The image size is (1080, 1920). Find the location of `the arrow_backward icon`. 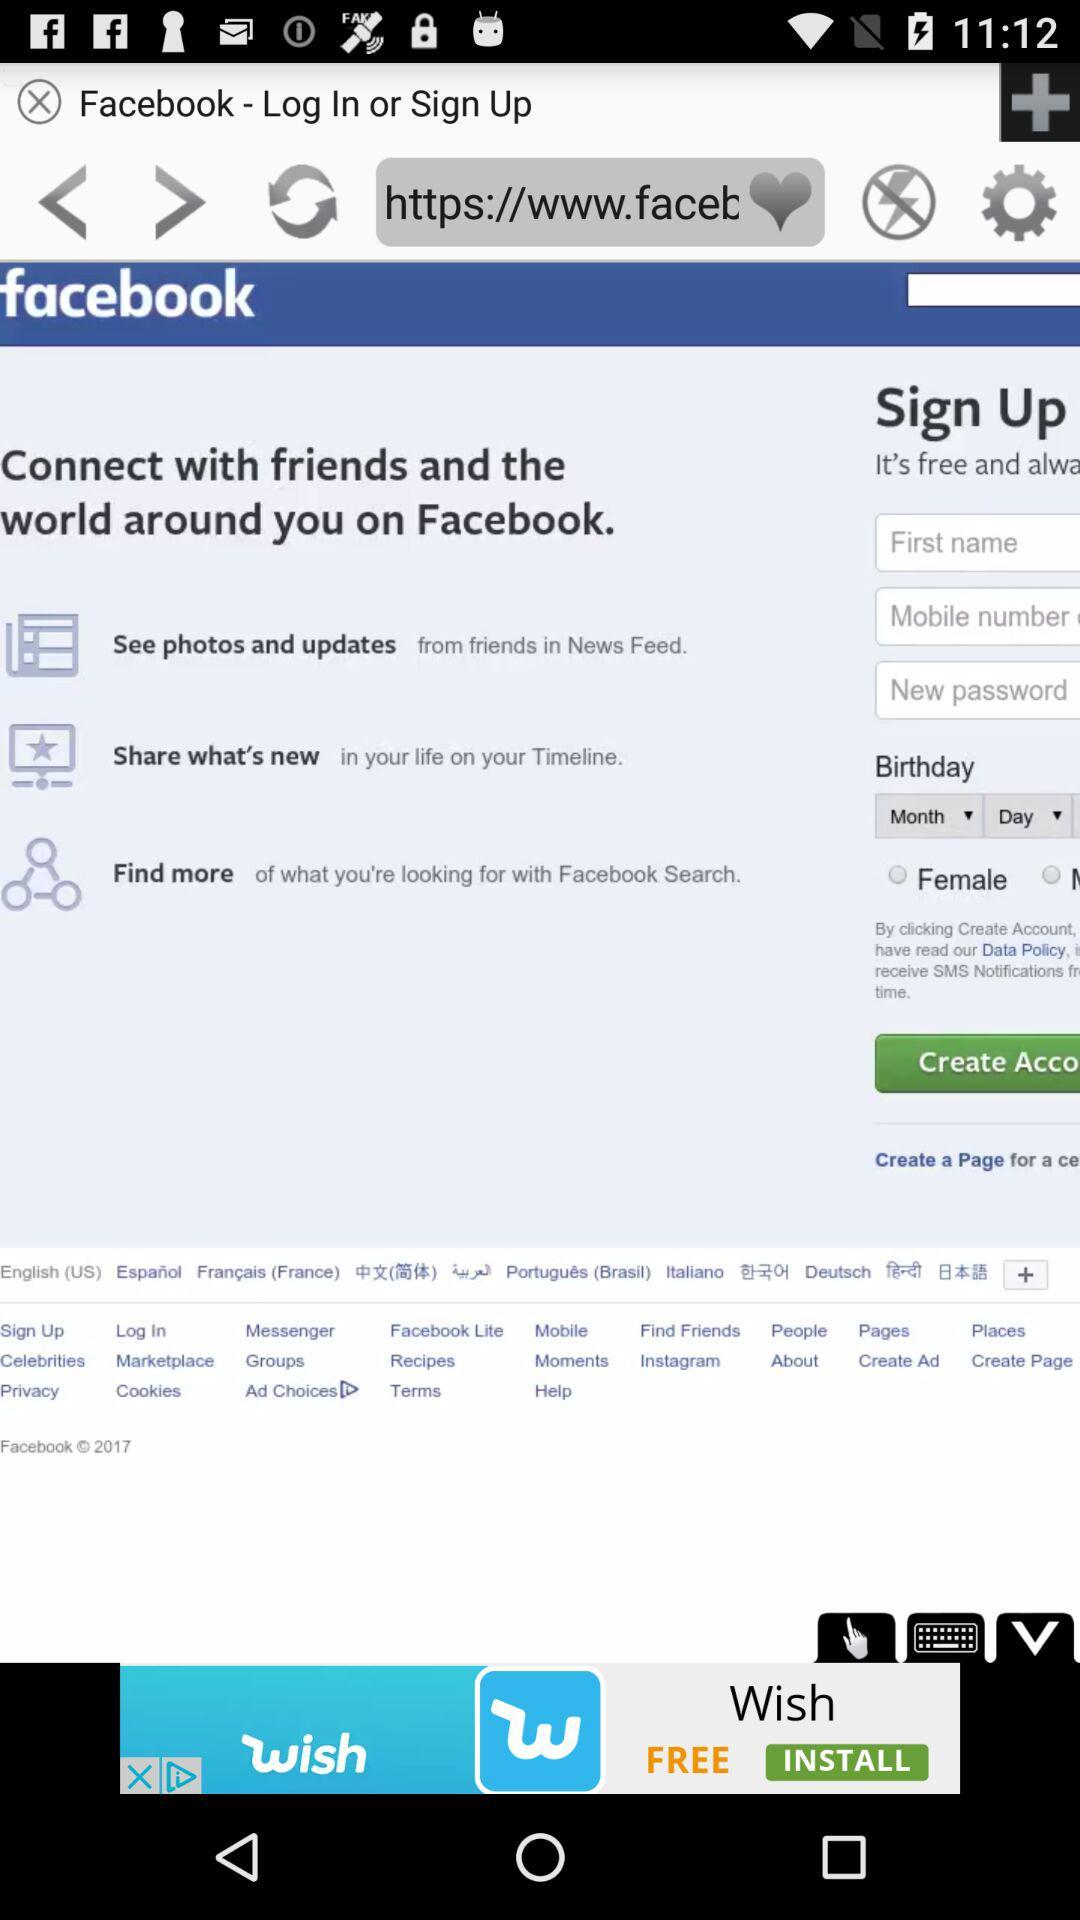

the arrow_backward icon is located at coordinates (59, 216).